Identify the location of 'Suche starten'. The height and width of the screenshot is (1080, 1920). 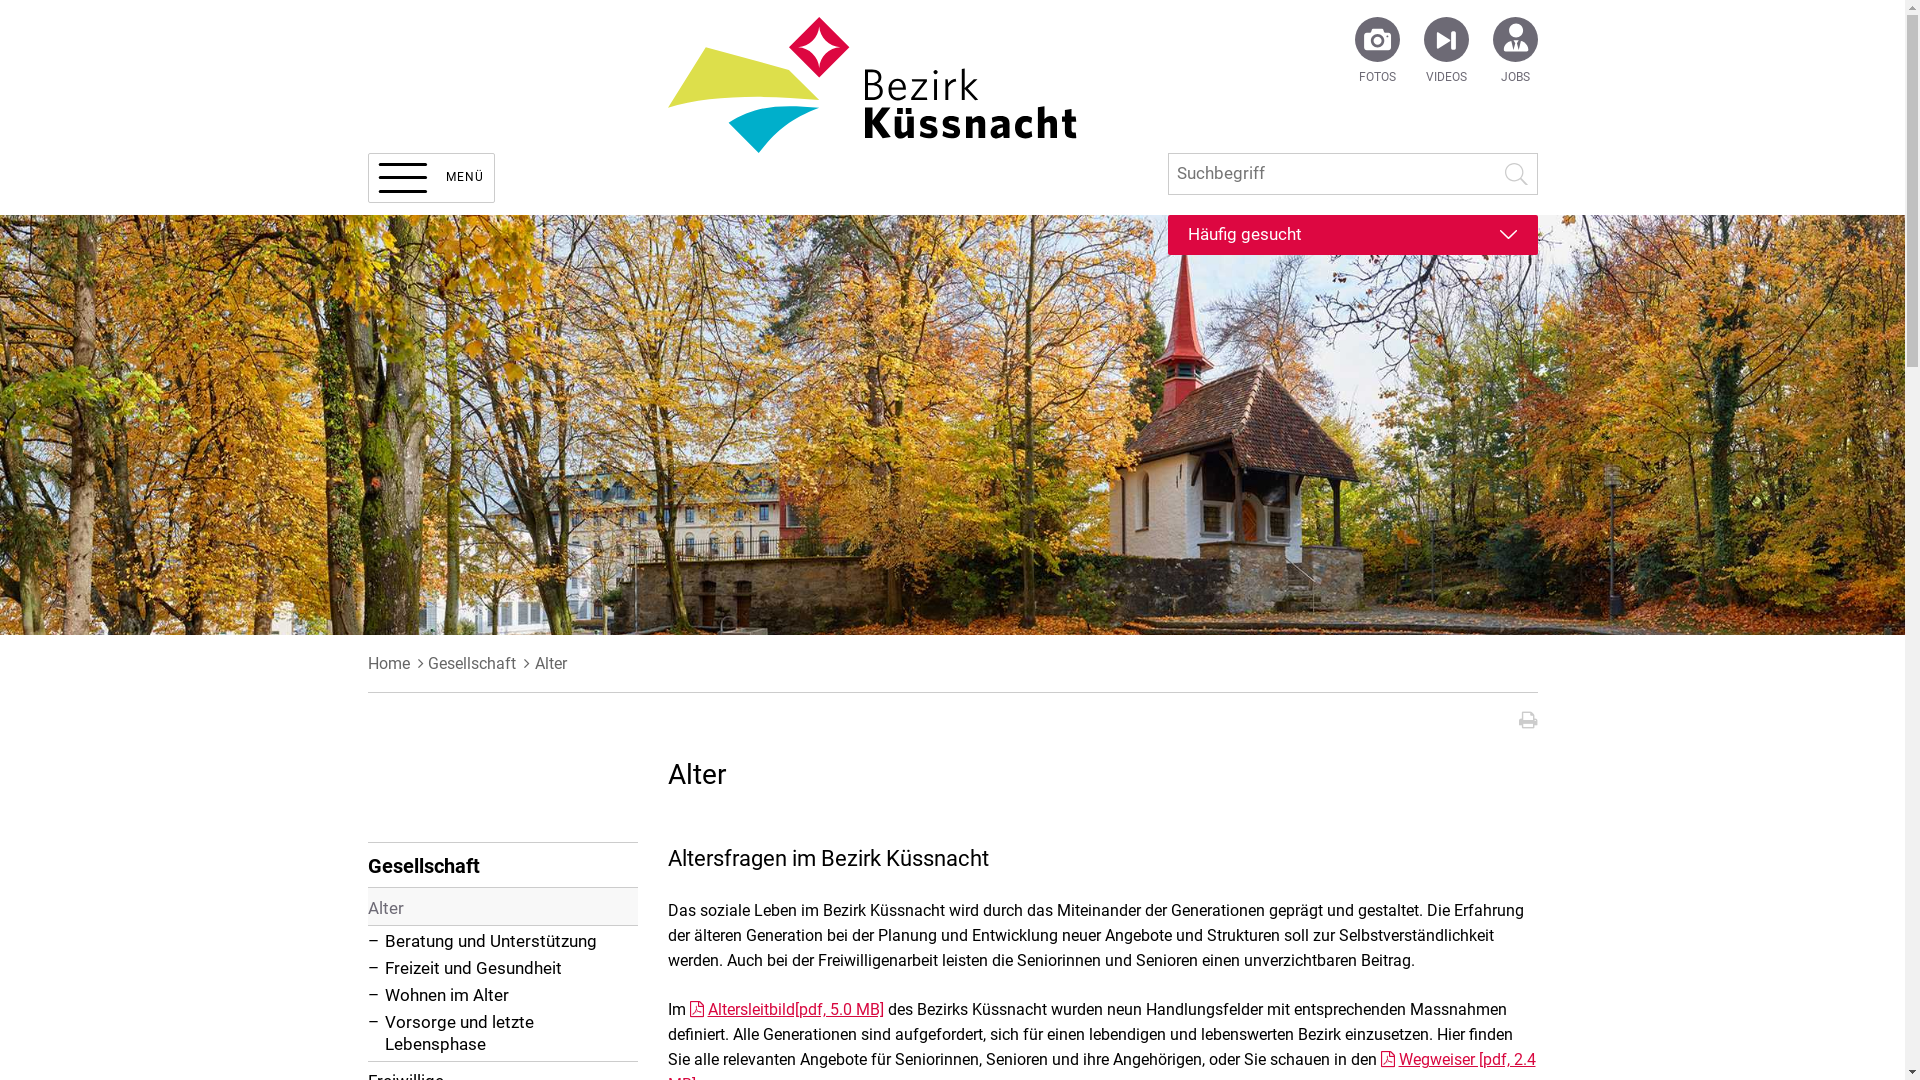
(1517, 172).